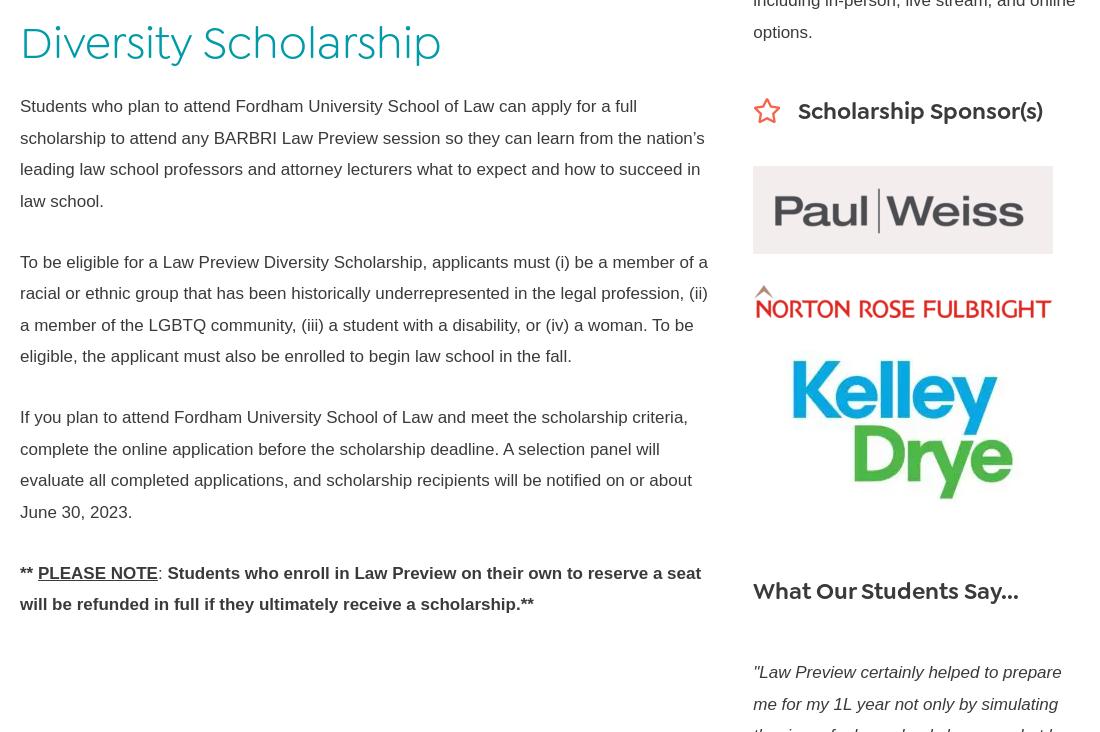 This screenshot has height=732, width=1100. Describe the element at coordinates (885, 590) in the screenshot. I see `'What Our Students Say...'` at that location.